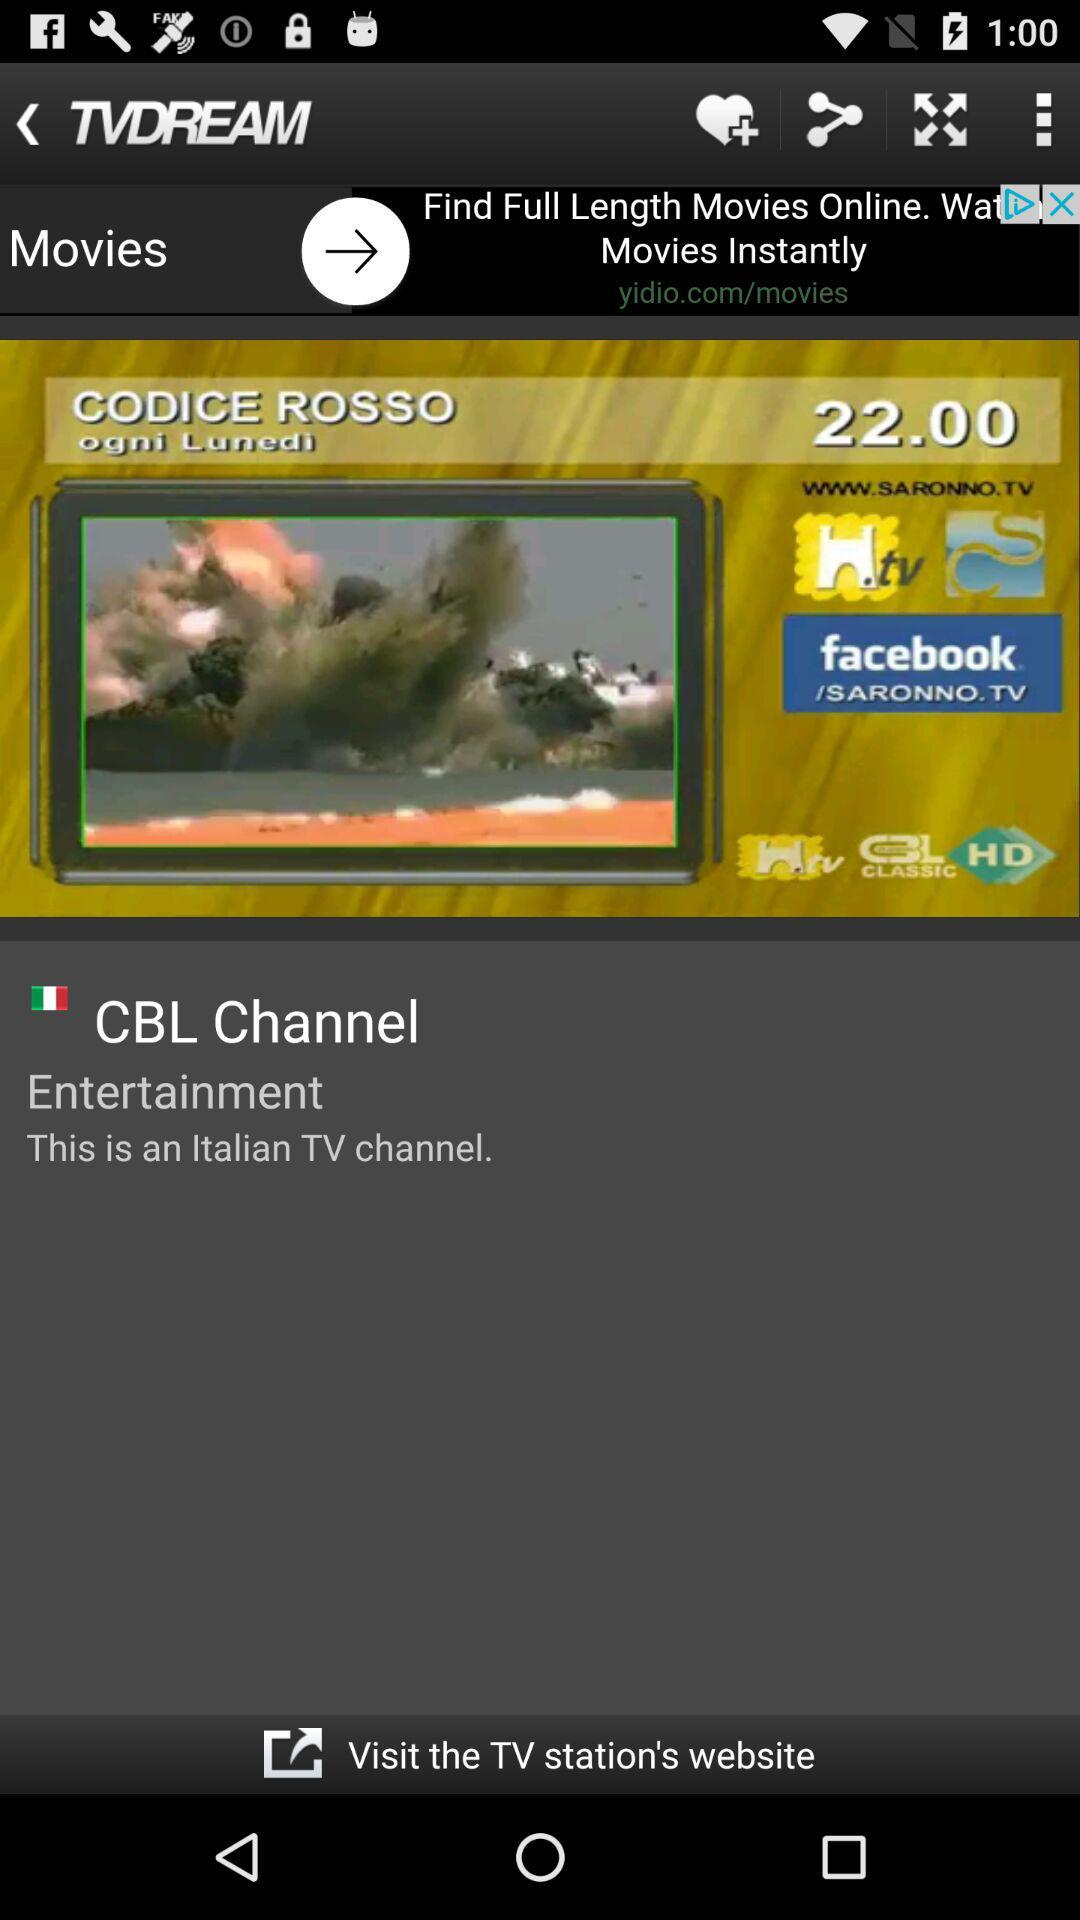 This screenshot has height=1920, width=1080. Describe the element at coordinates (833, 118) in the screenshot. I see `share to media` at that location.